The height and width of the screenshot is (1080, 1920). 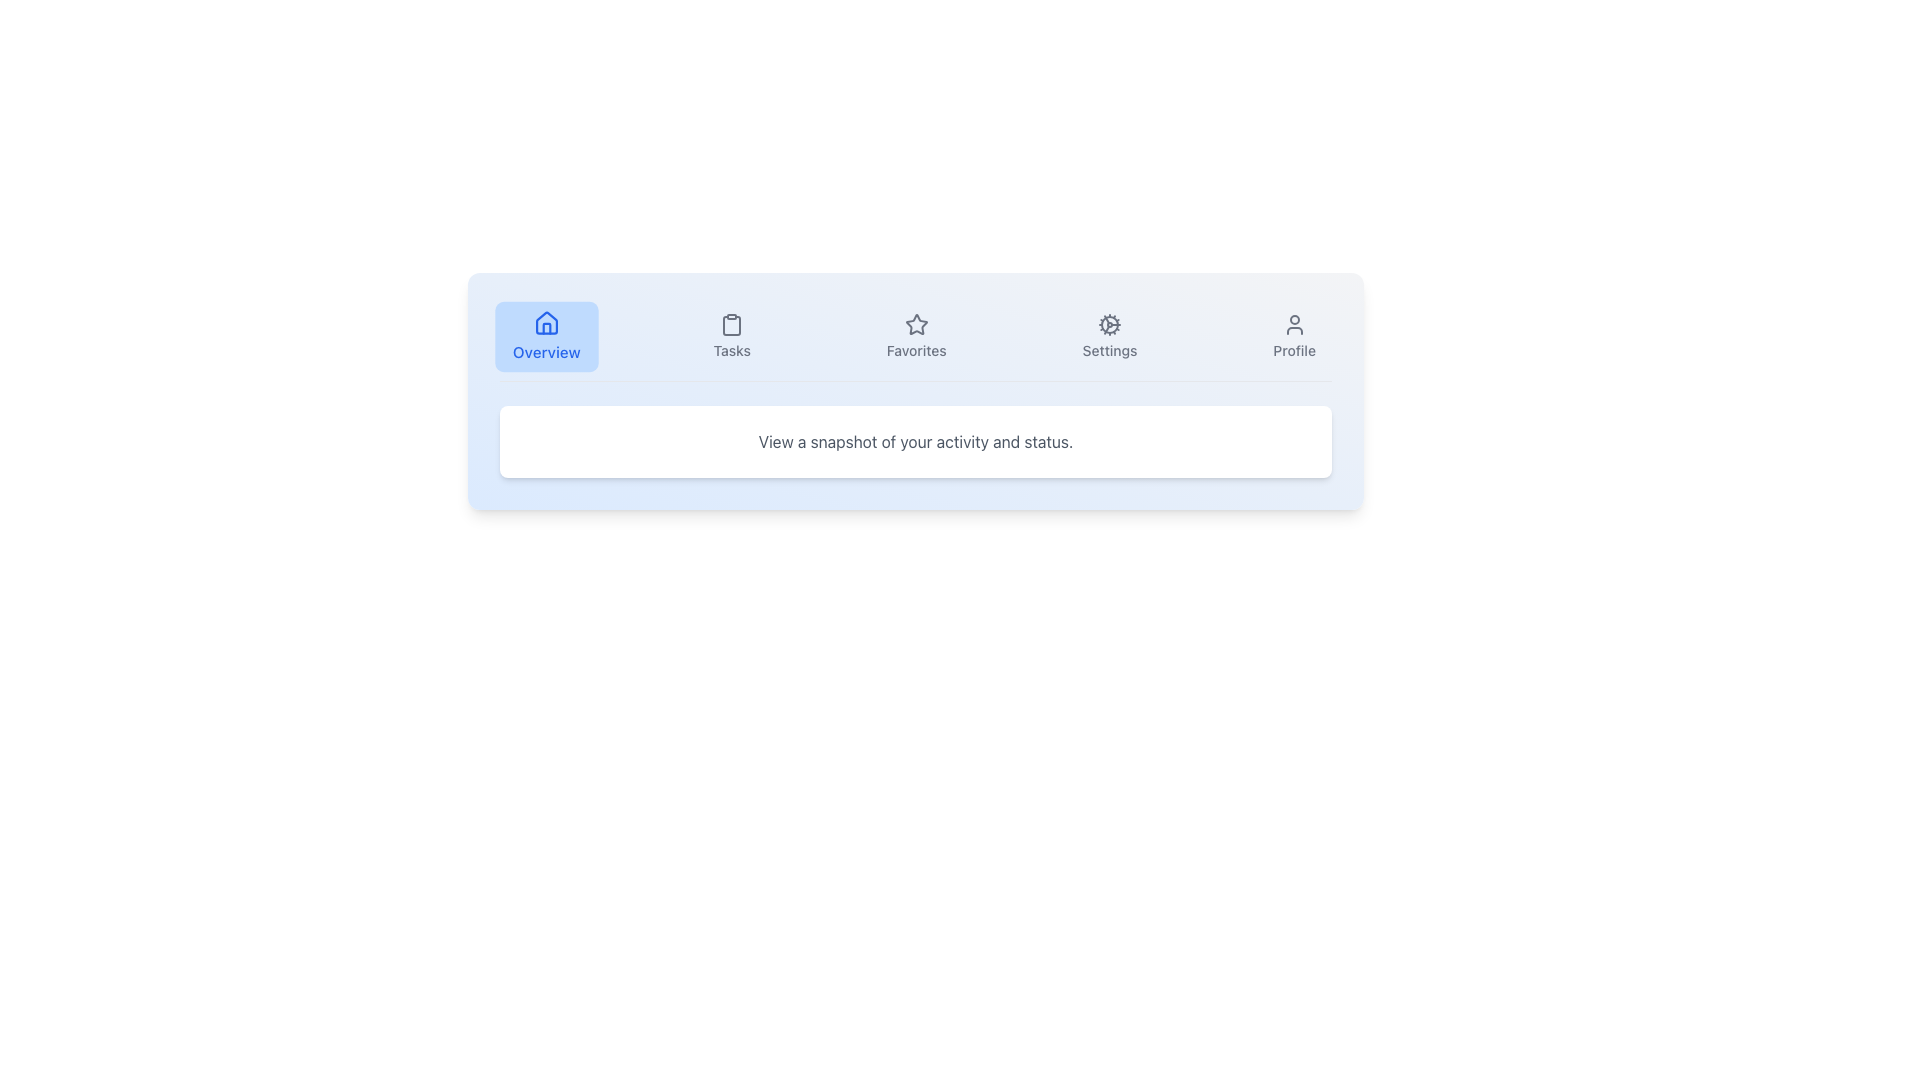 I want to click on the Navigation Button that features a house icon and the text 'Overview', so click(x=546, y=335).